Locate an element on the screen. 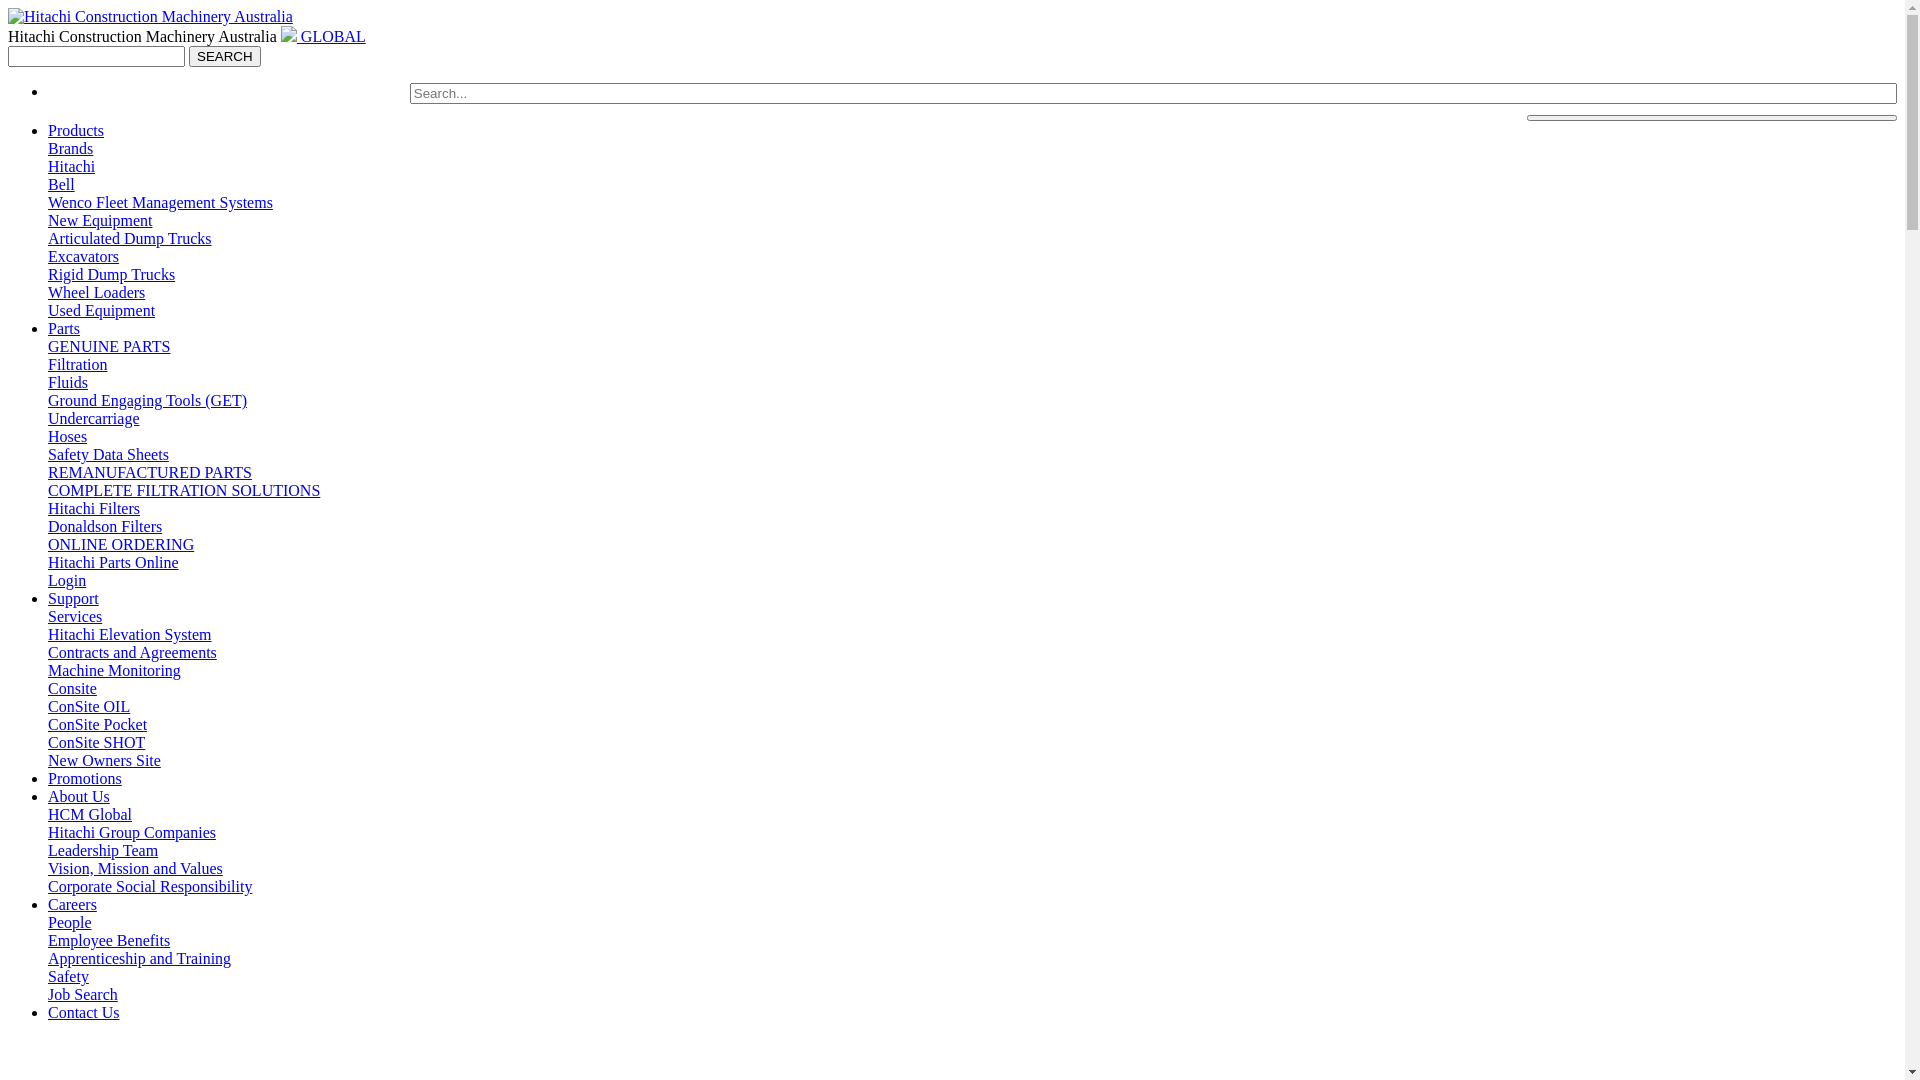 This screenshot has width=1920, height=1080. 'Hoses' is located at coordinates (67, 435).